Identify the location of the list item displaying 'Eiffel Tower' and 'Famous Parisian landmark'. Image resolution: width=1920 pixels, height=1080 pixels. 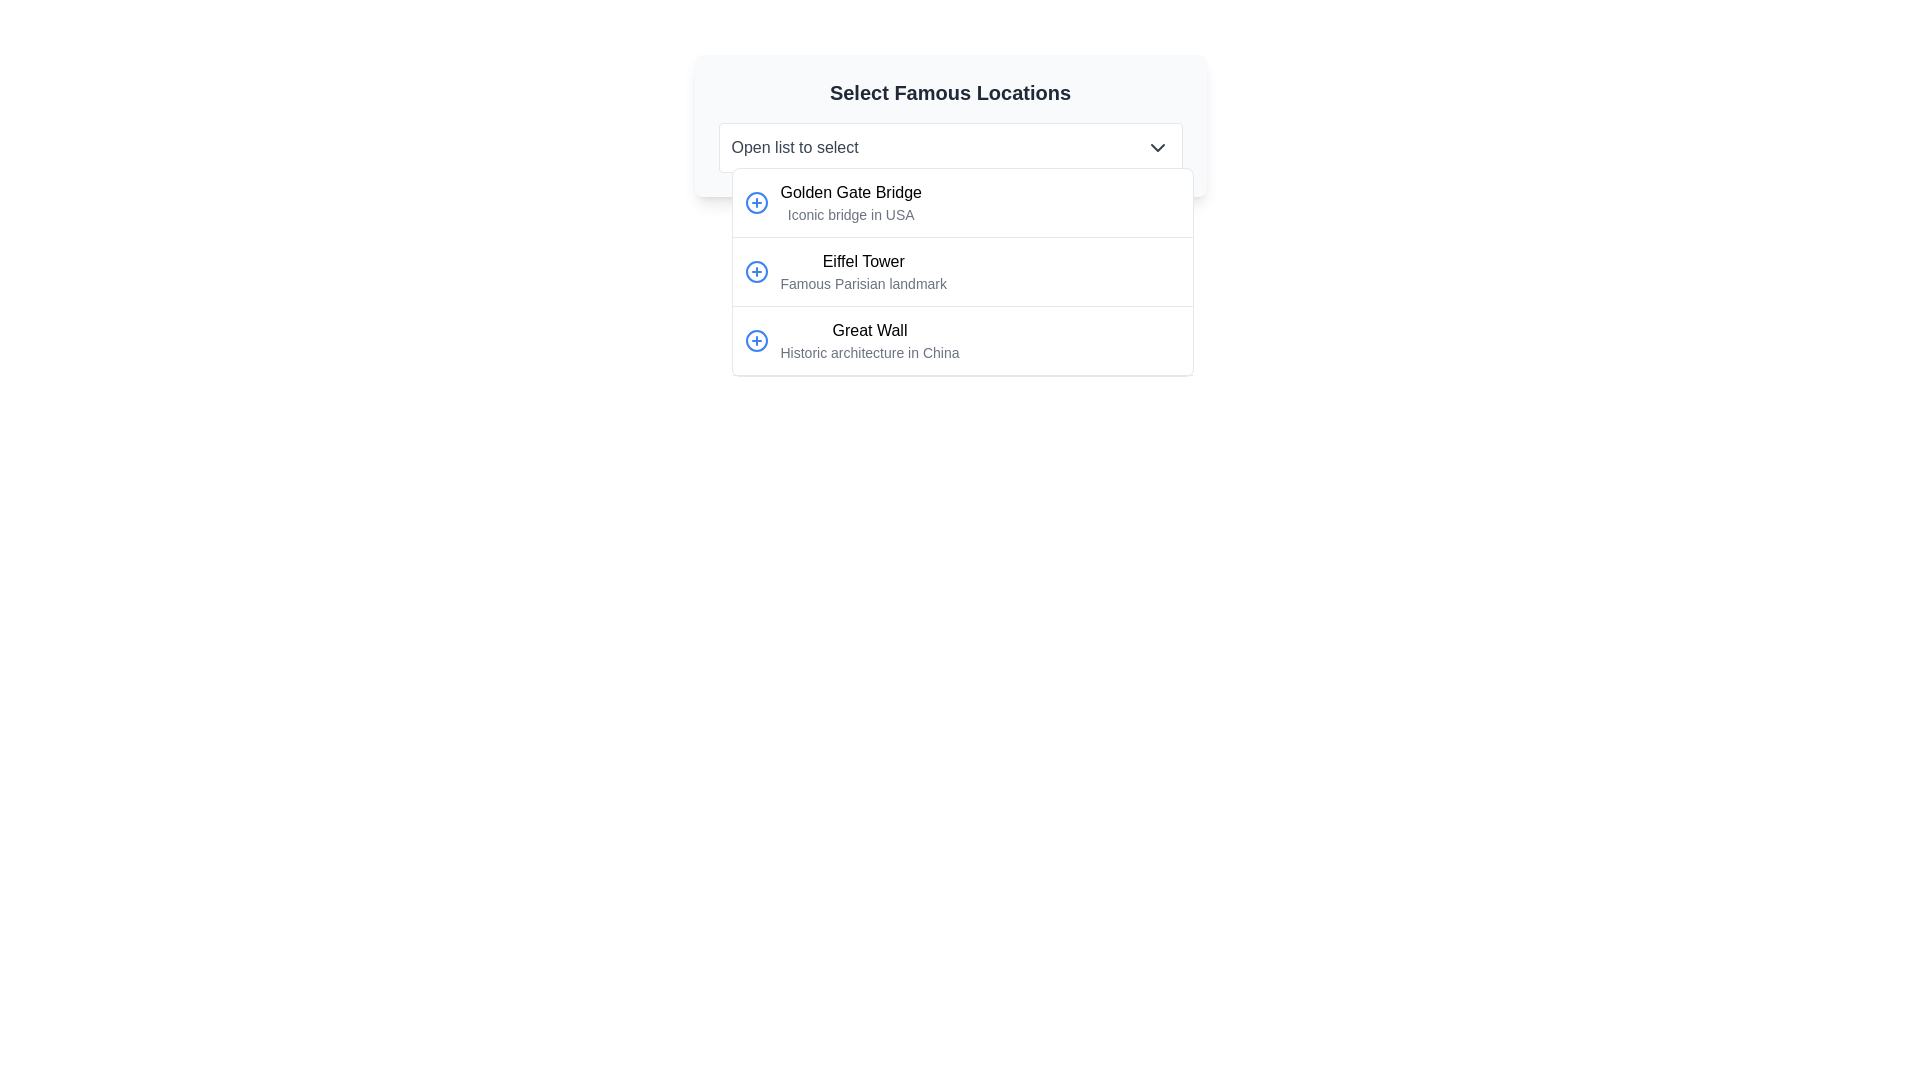
(863, 272).